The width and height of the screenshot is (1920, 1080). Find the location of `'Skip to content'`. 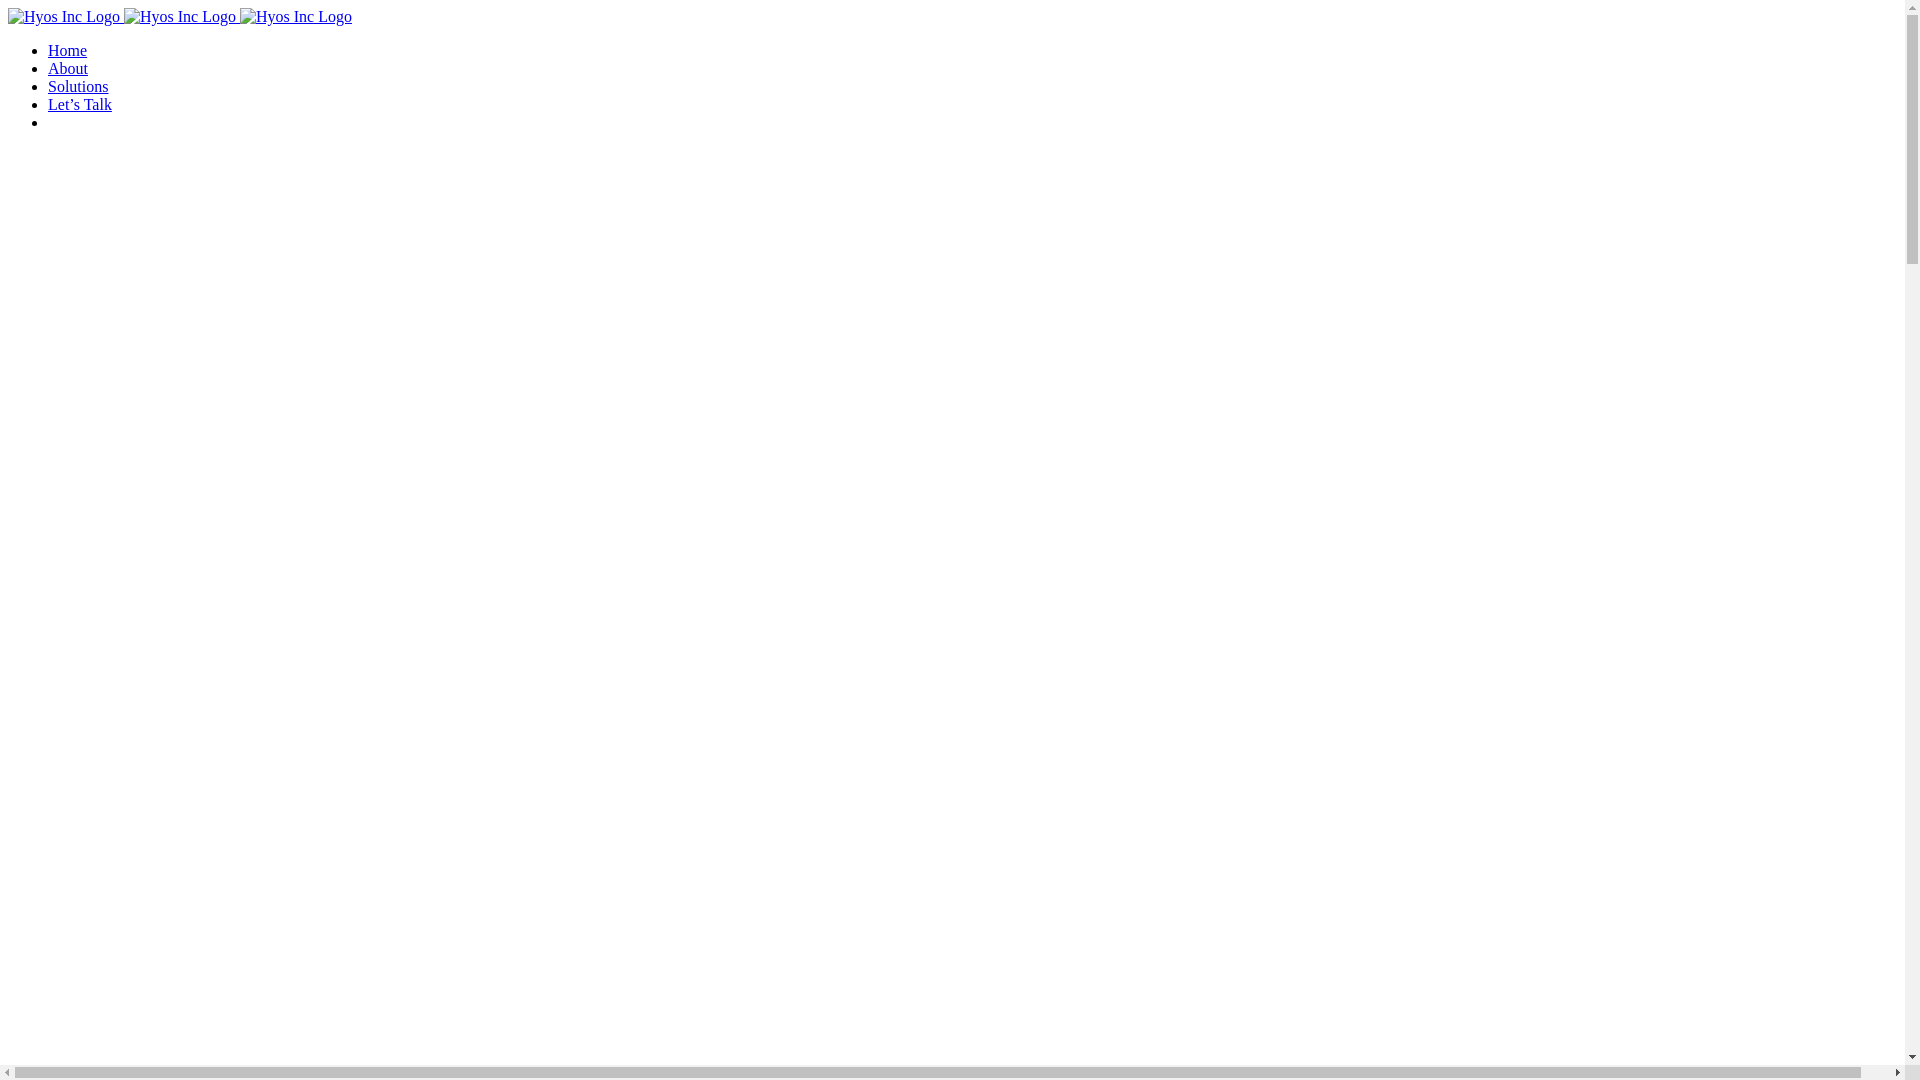

'Skip to content' is located at coordinates (7, 7).